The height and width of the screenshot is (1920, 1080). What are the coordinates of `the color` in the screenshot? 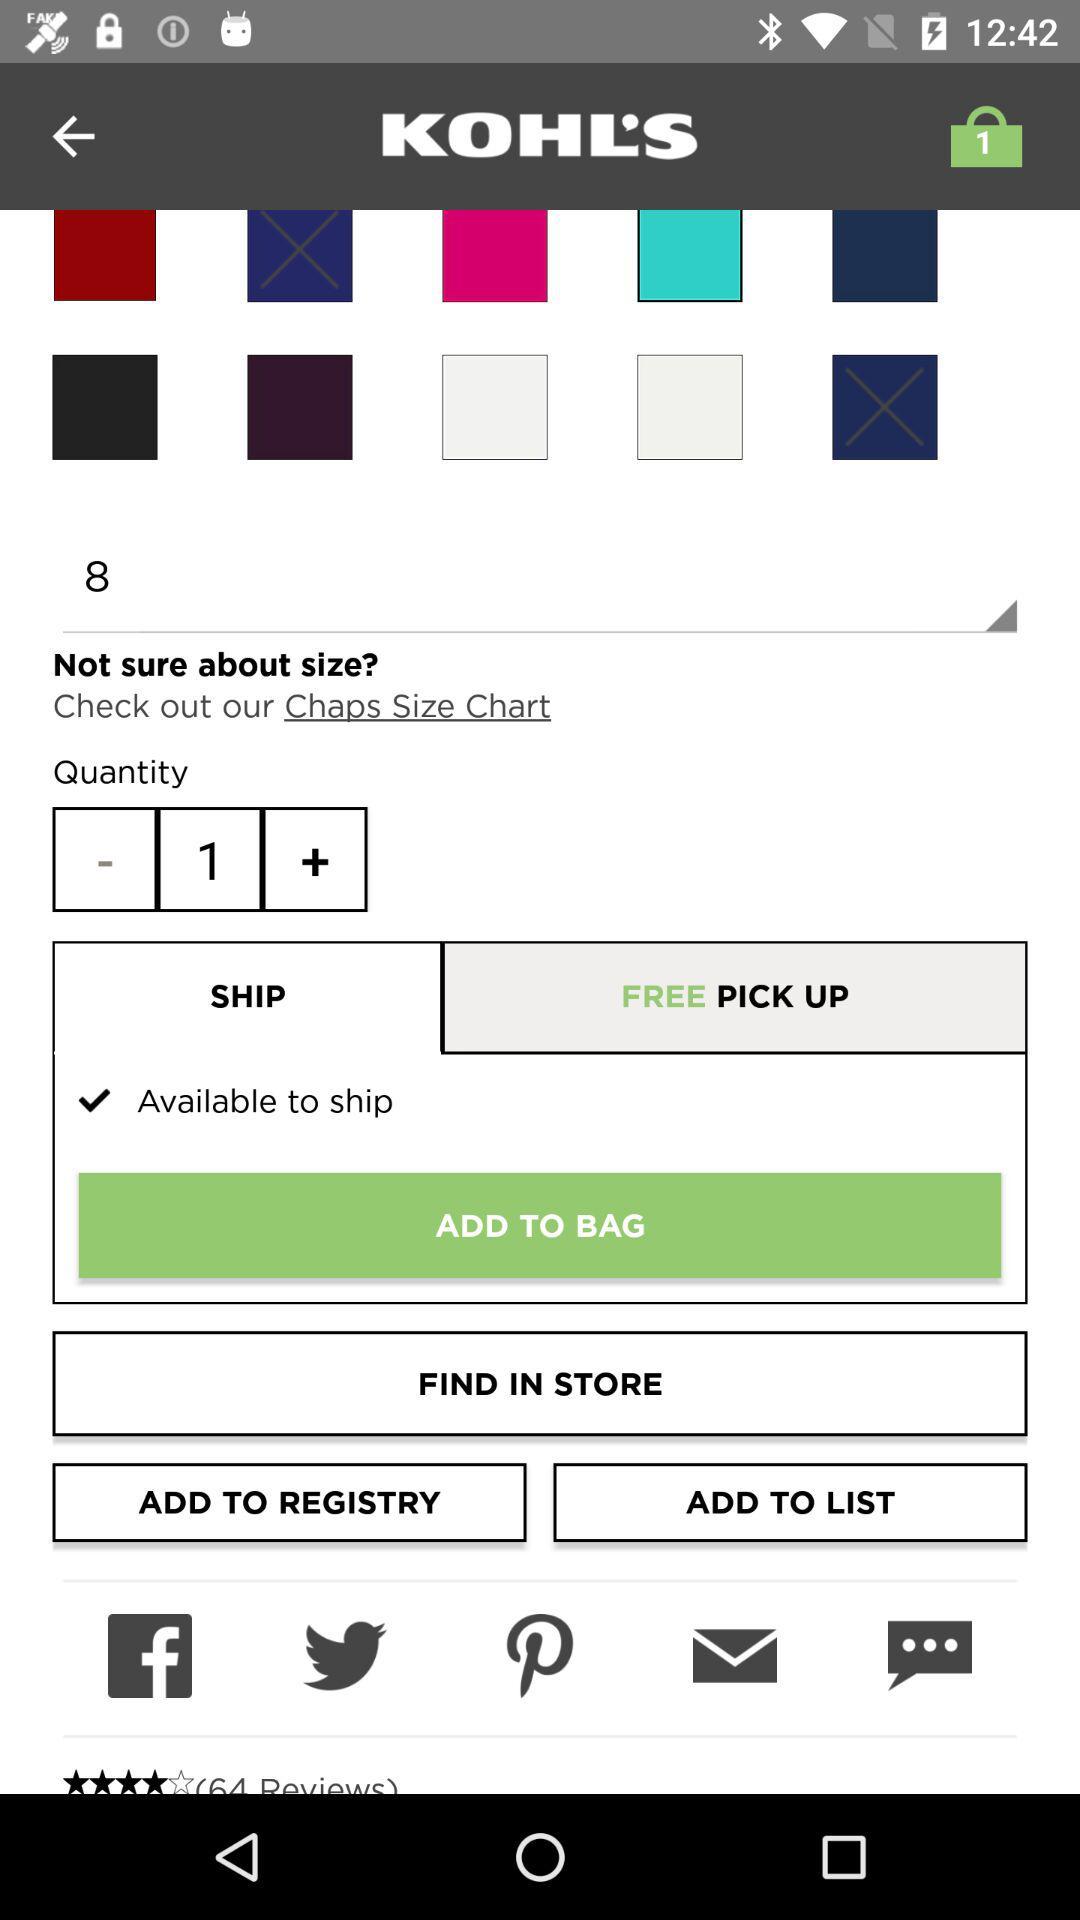 It's located at (883, 406).